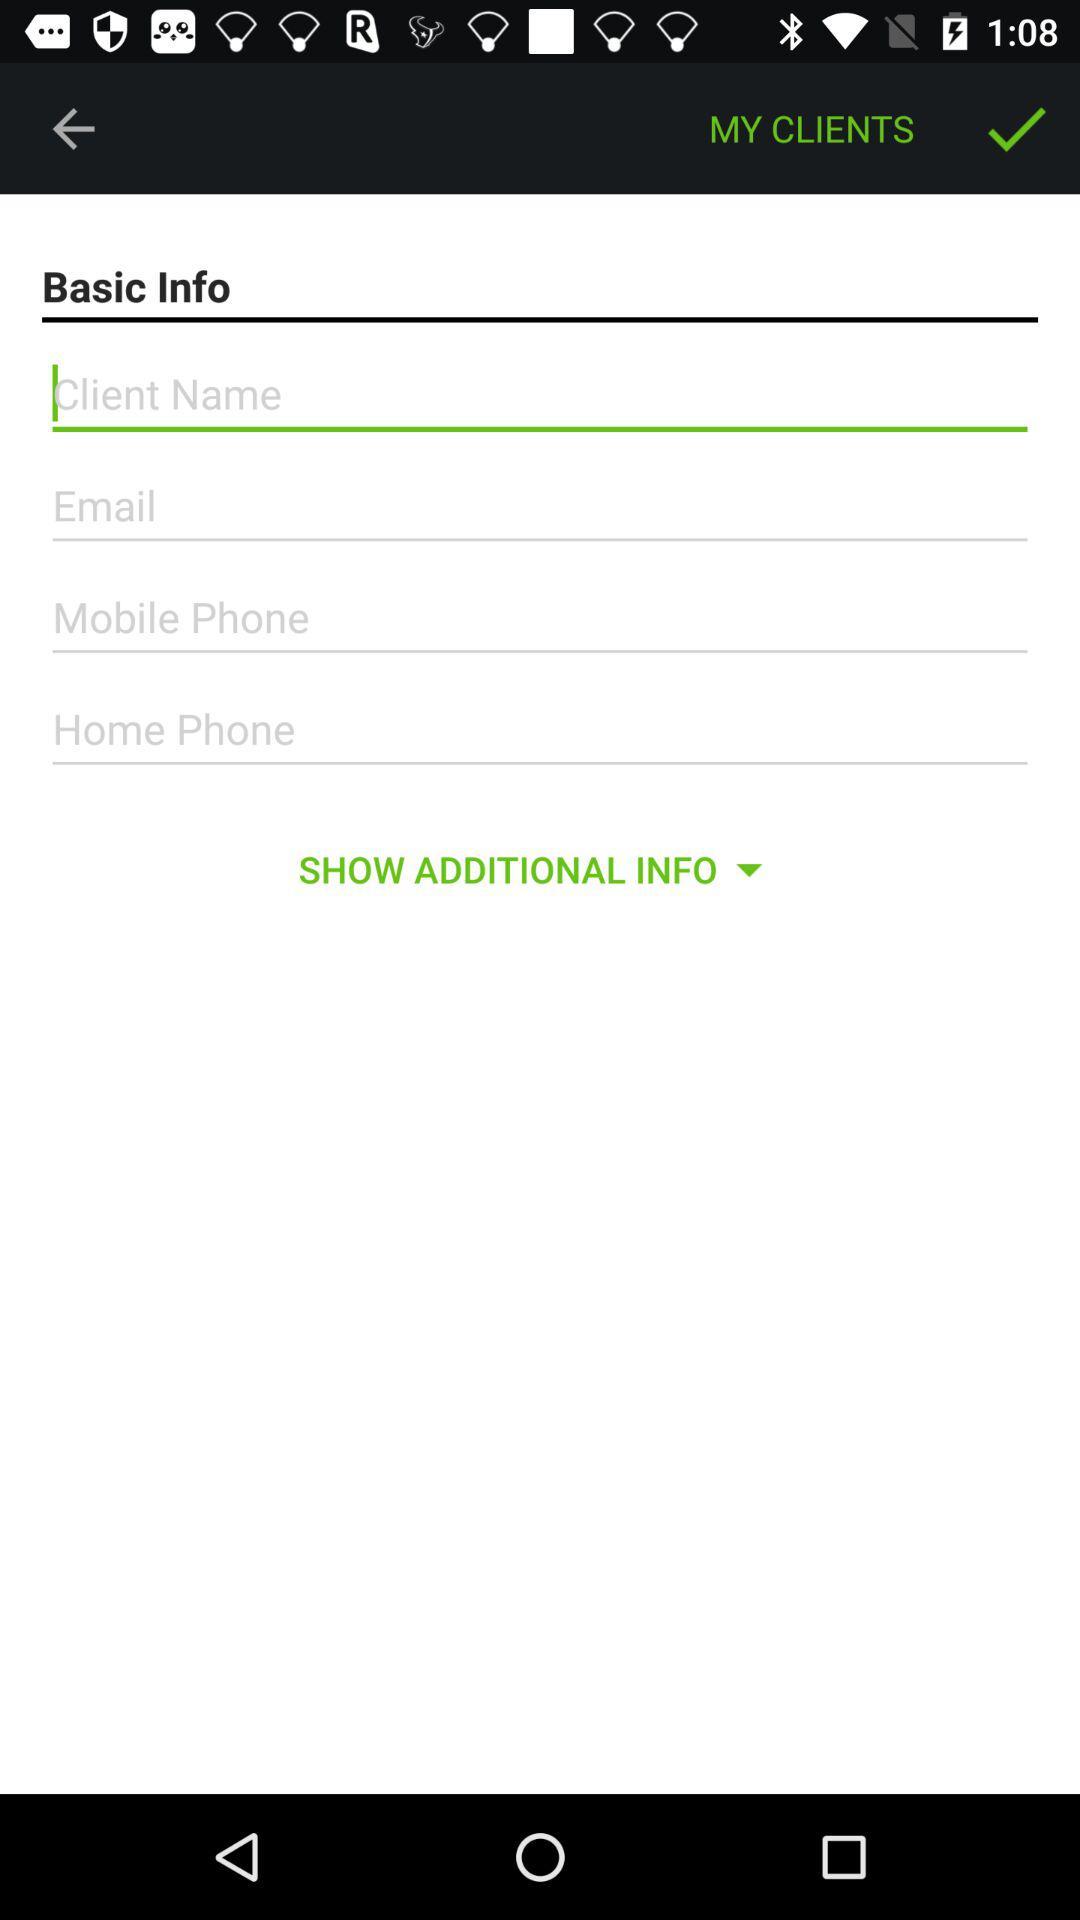 The image size is (1080, 1920). I want to click on item next to my clients icon, so click(1017, 127).